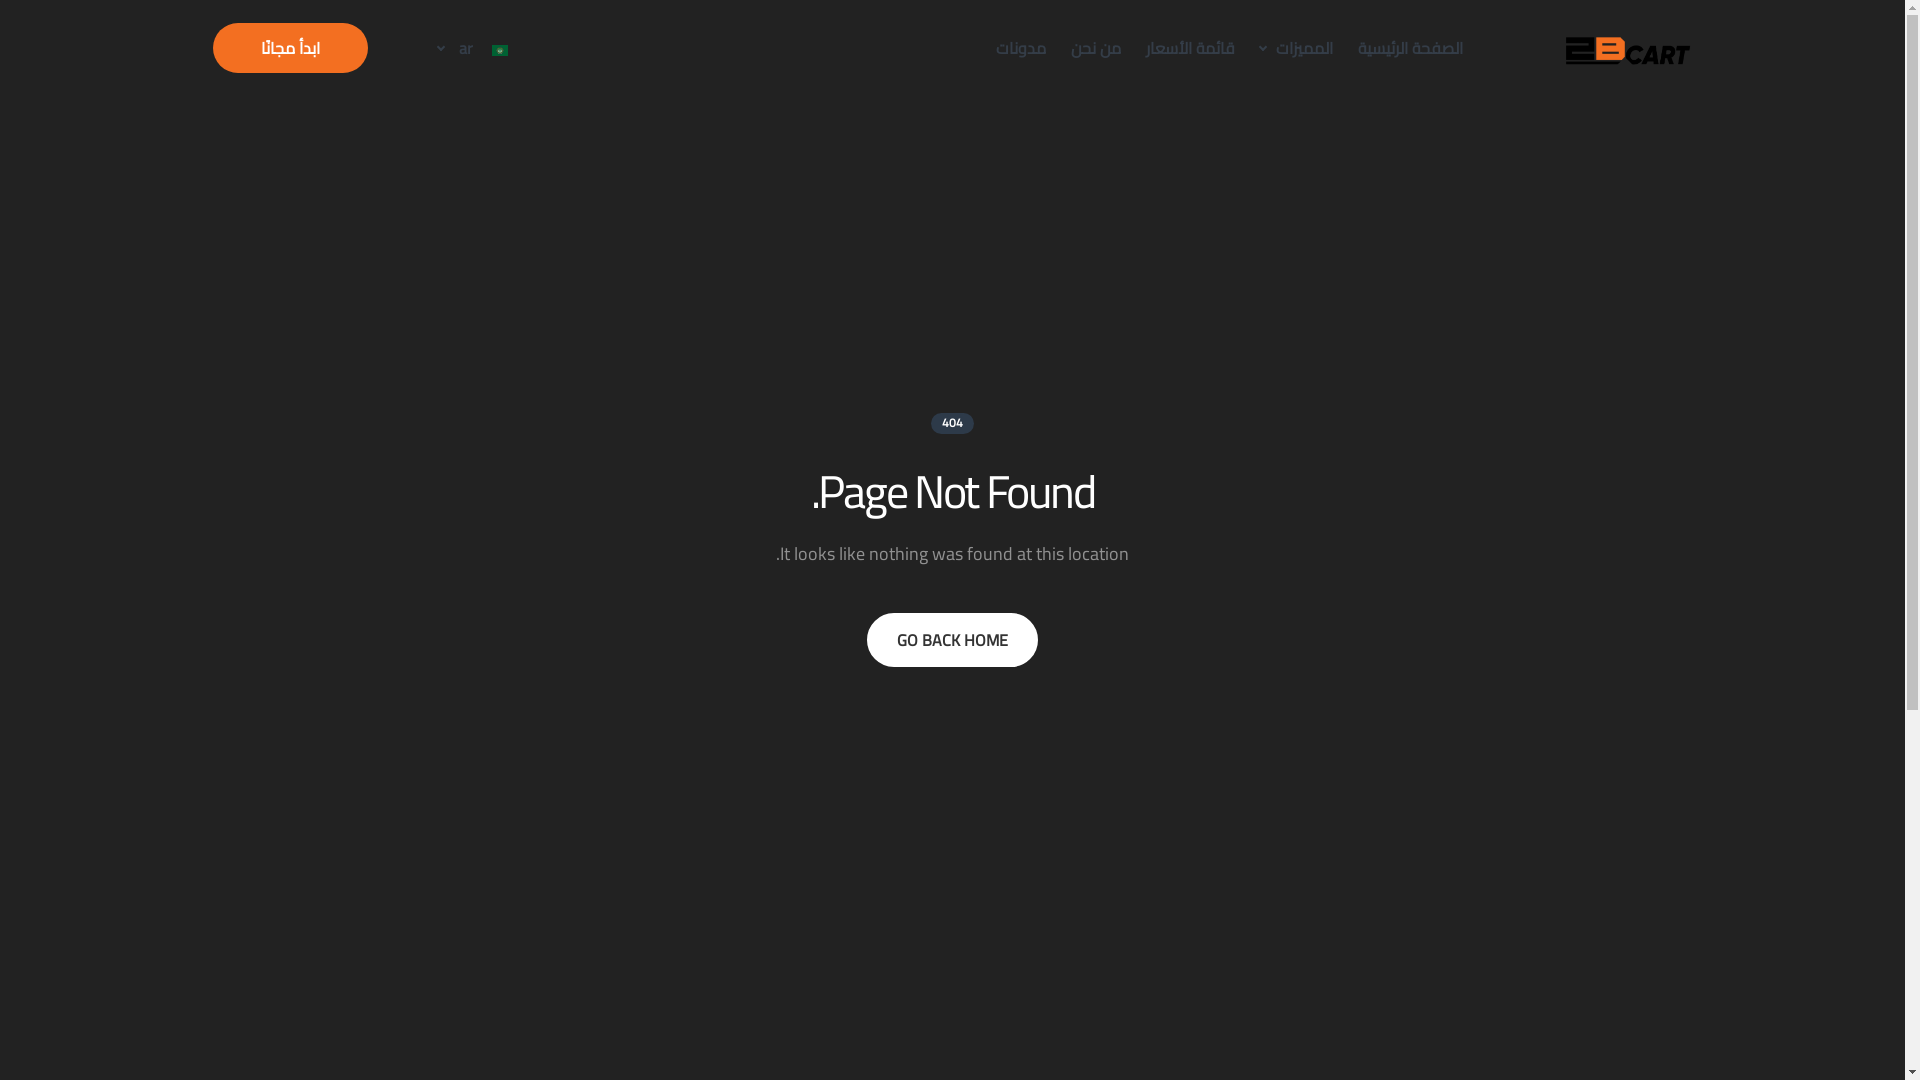  Describe the element at coordinates (951, 640) in the screenshot. I see `'GO BACK HOME'` at that location.